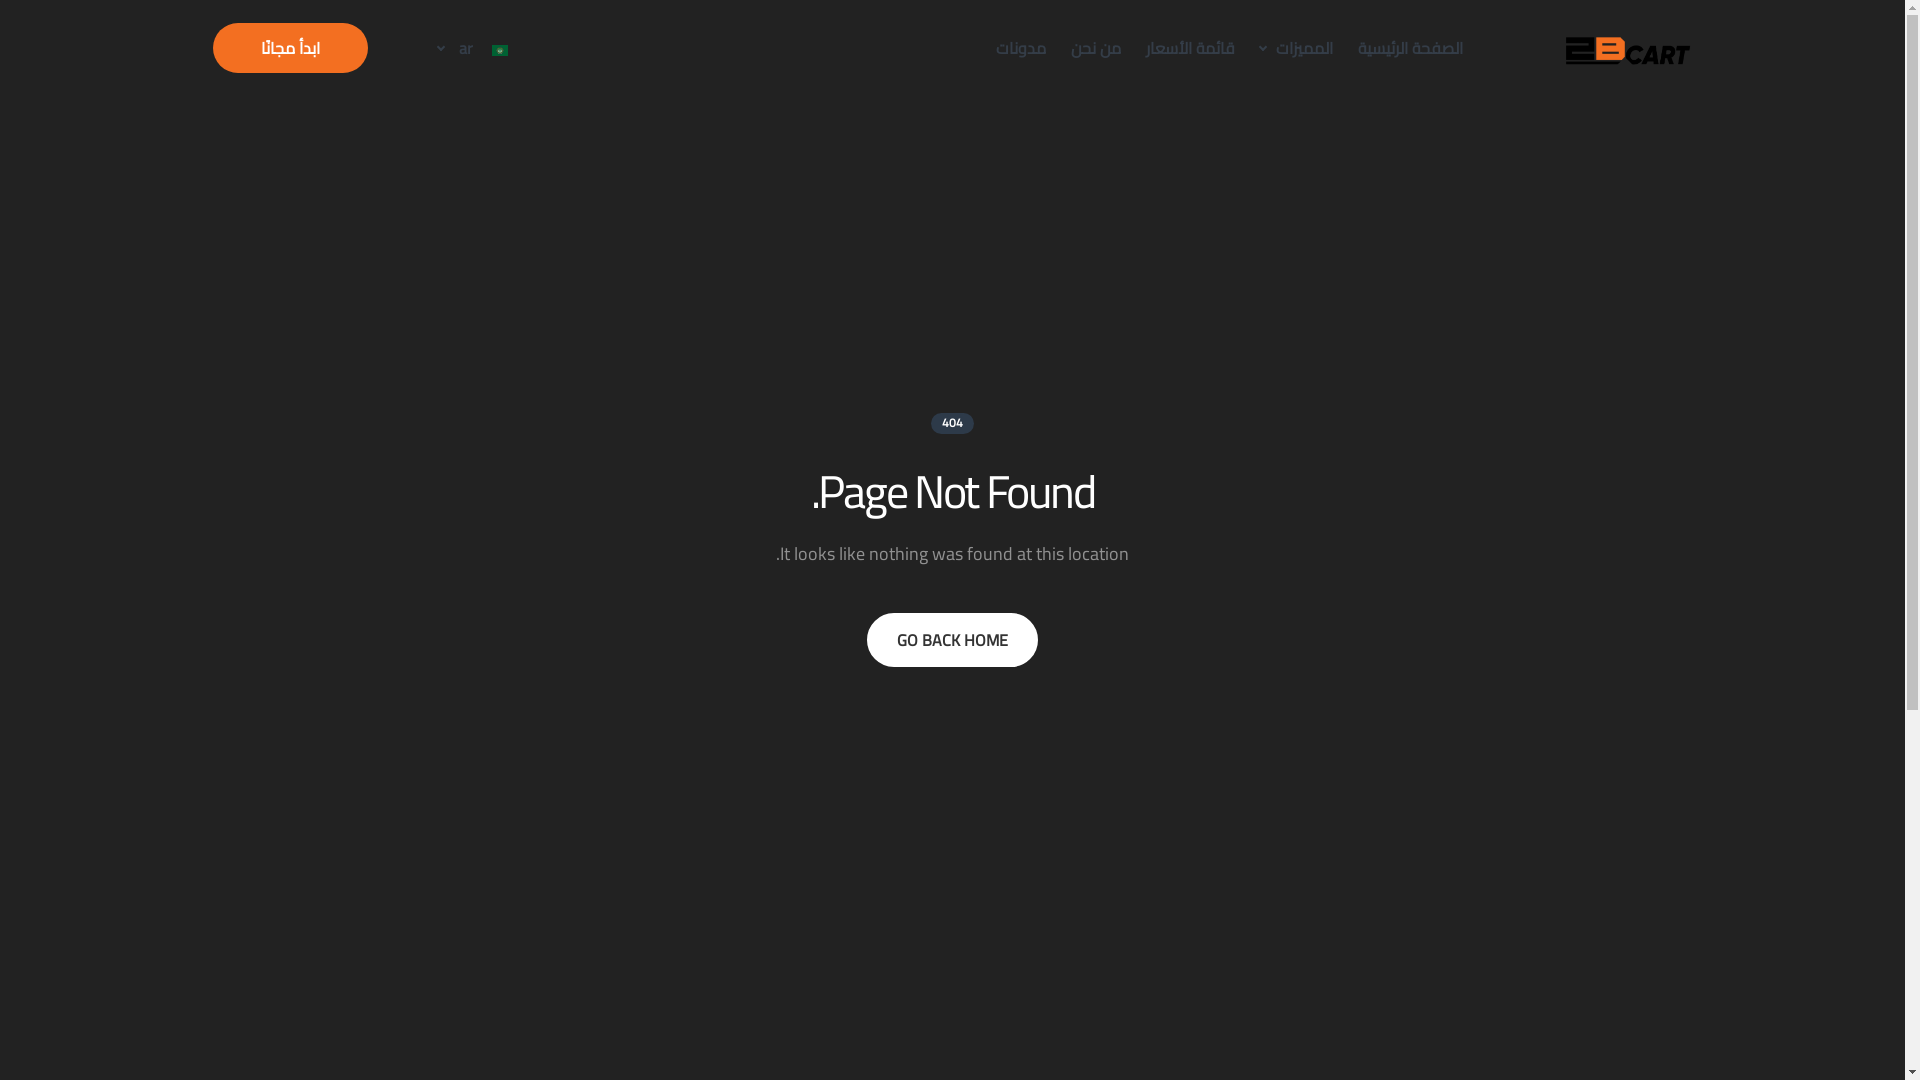  Describe the element at coordinates (951, 640) in the screenshot. I see `'GO BACK HOME'` at that location.